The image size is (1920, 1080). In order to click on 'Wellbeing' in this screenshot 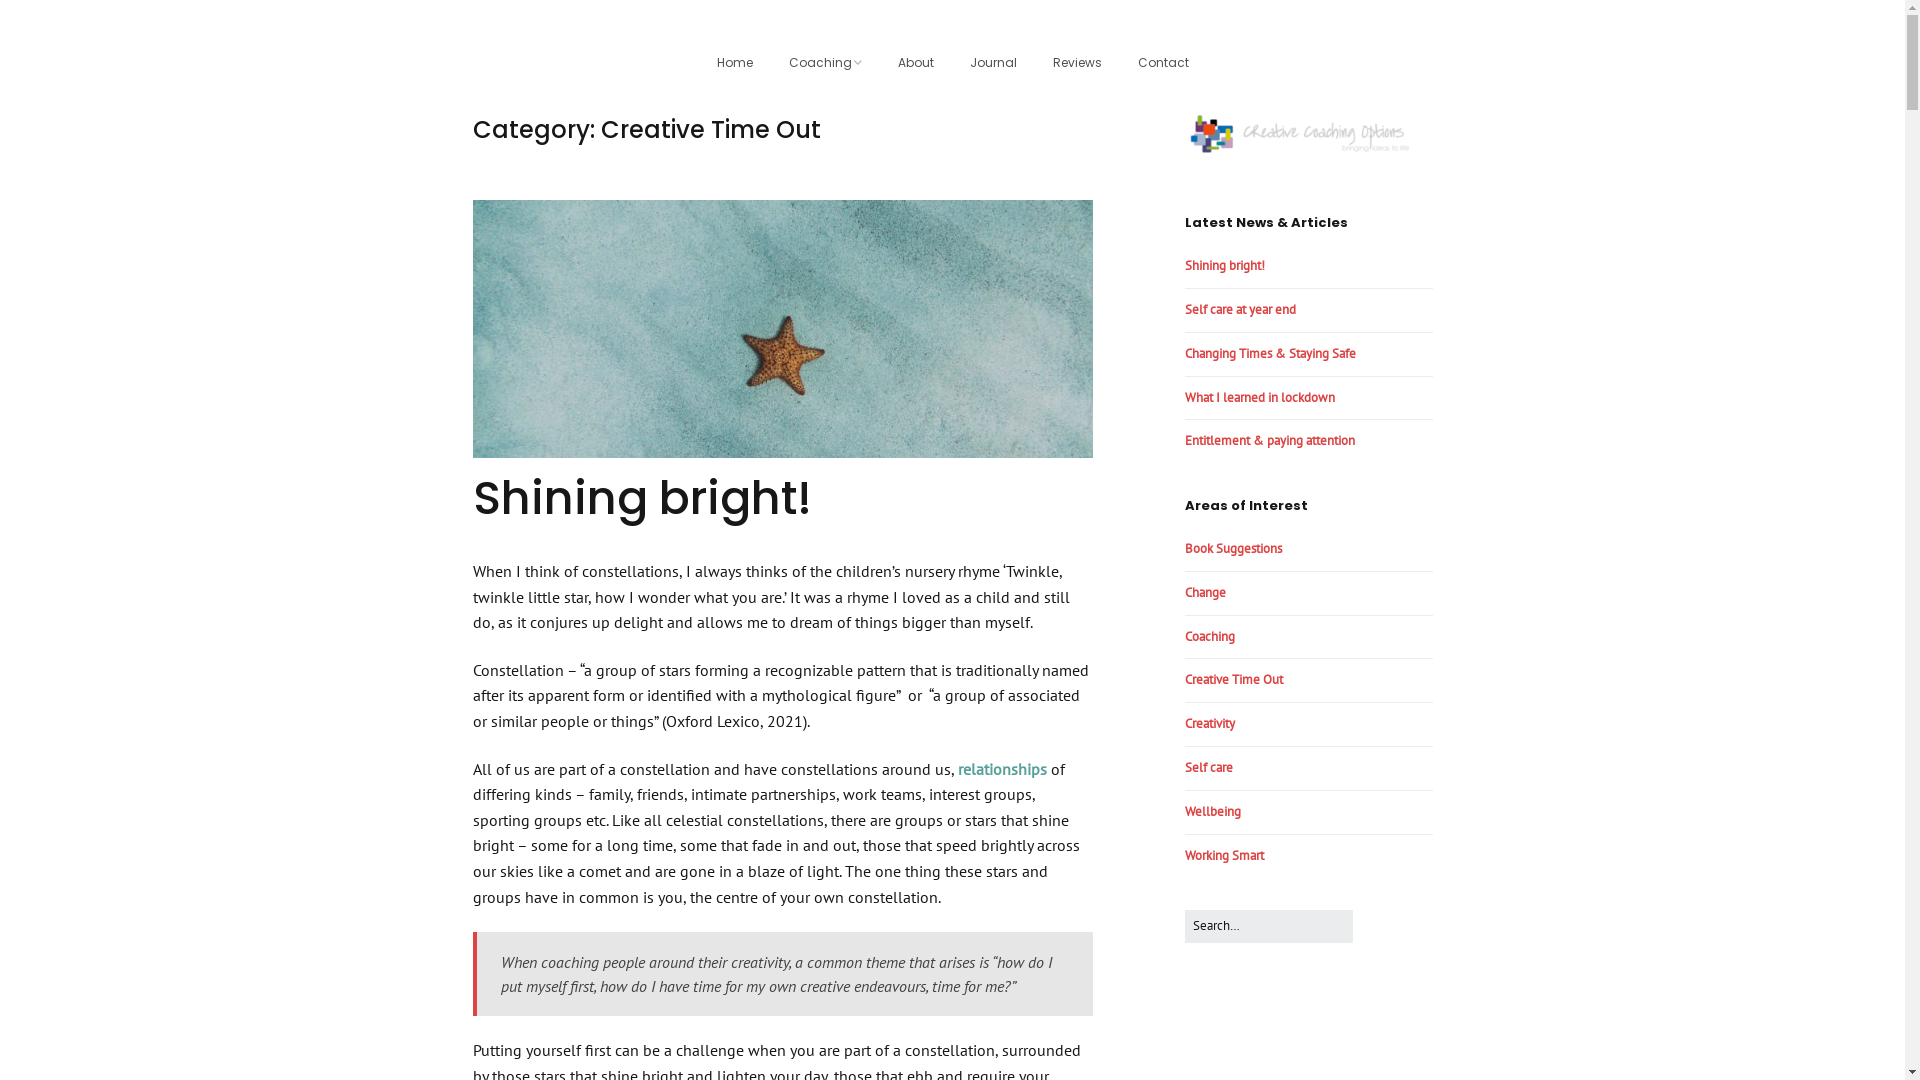, I will do `click(1211, 811)`.